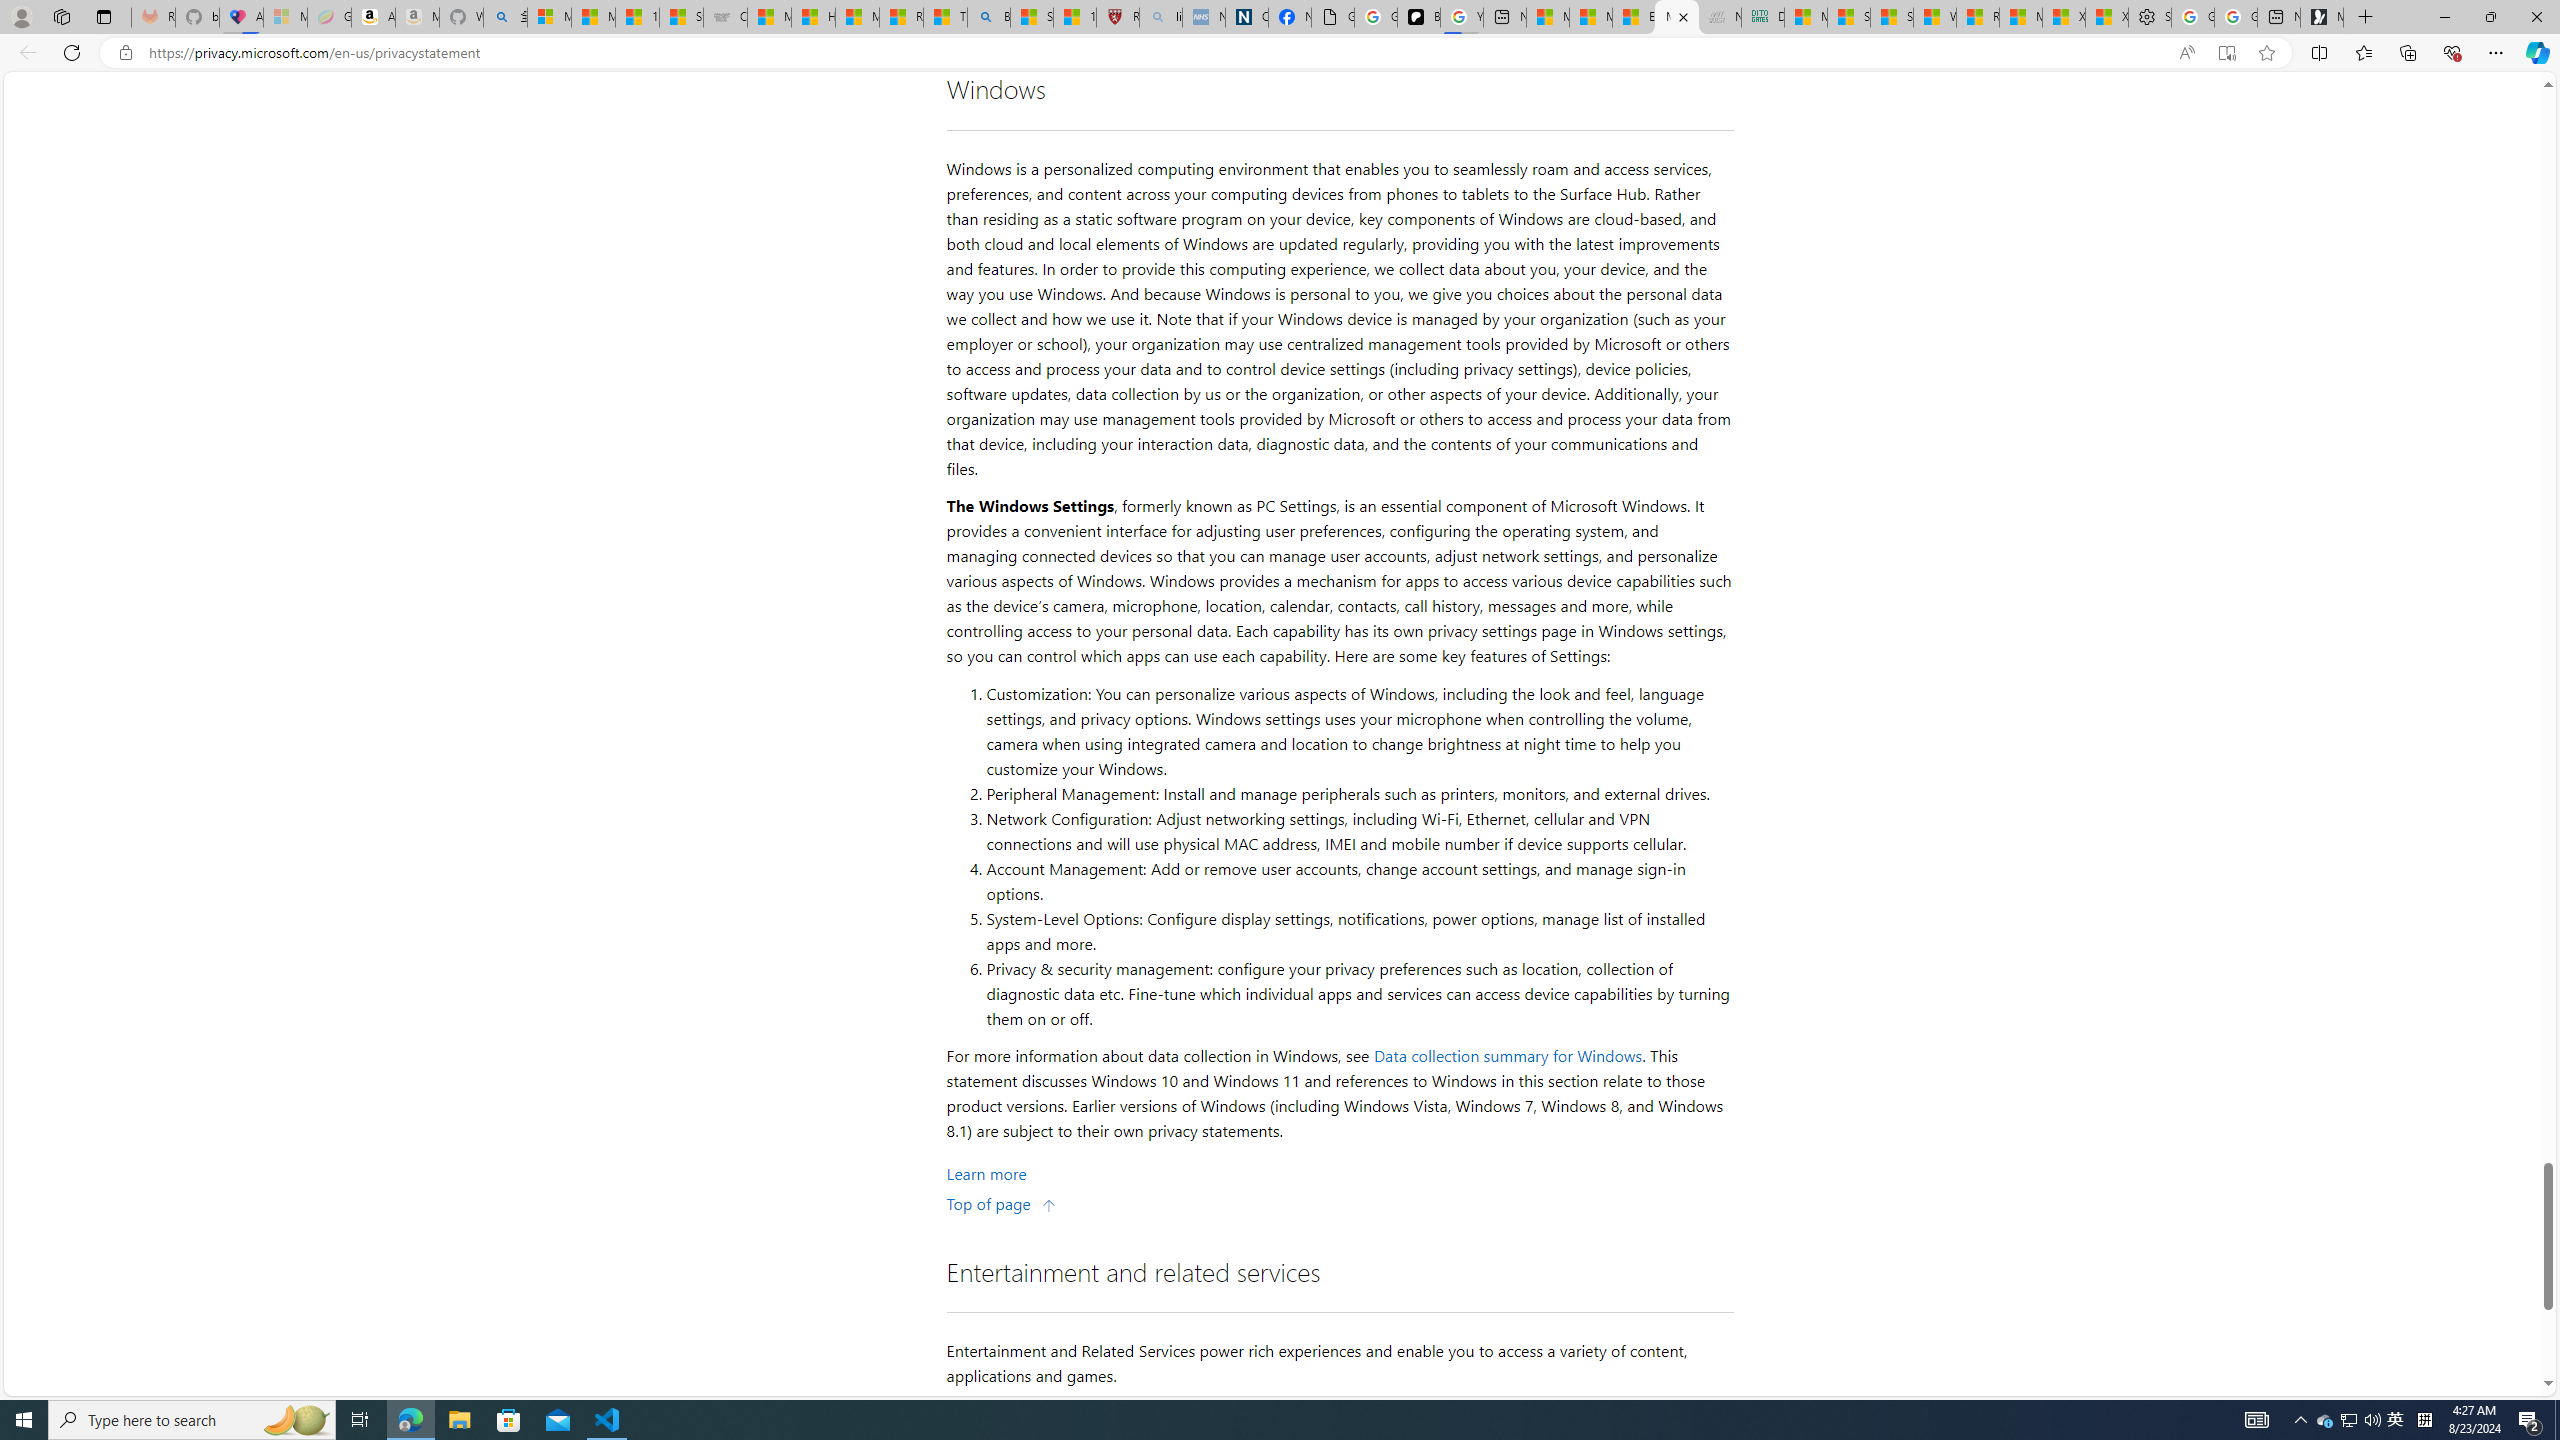 This screenshot has width=2560, height=1440. Describe the element at coordinates (2226, 53) in the screenshot. I see `'Enter Immersive Reader (F9)'` at that location.